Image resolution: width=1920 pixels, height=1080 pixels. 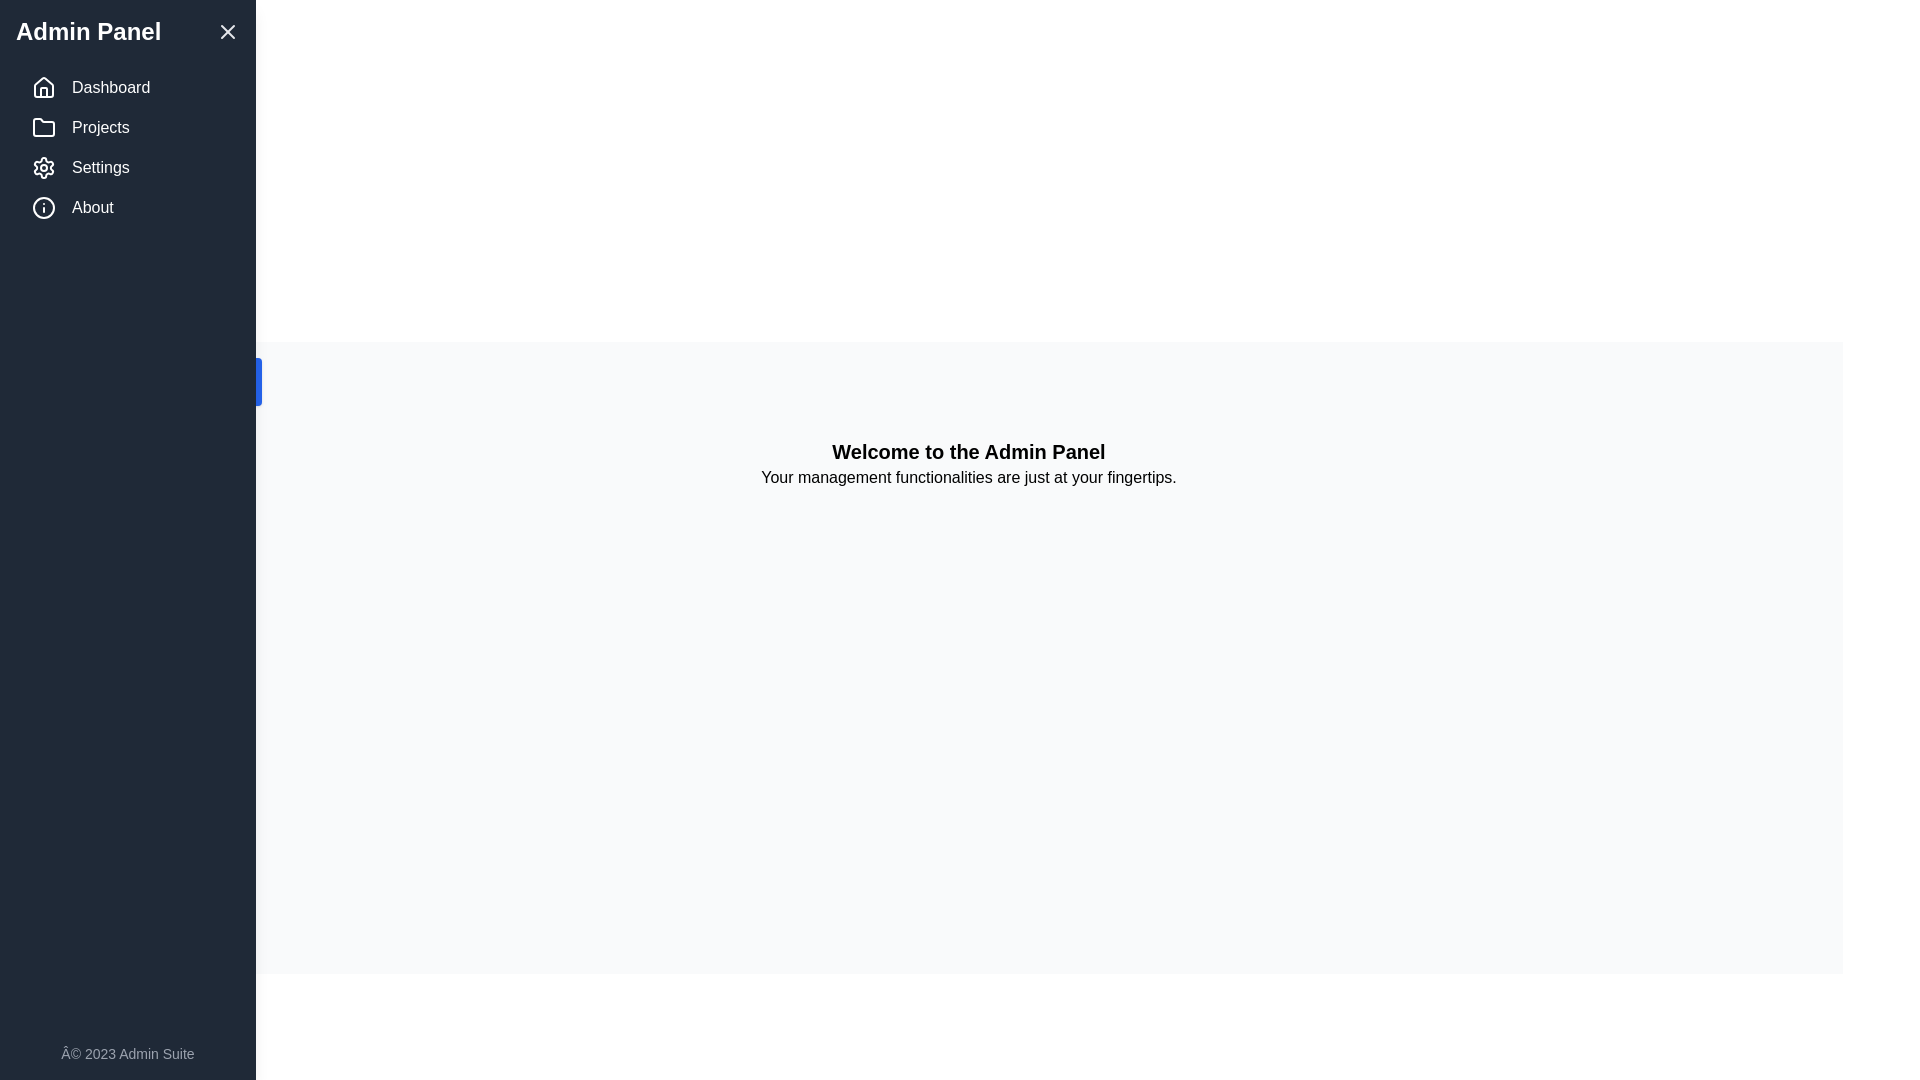 What do you see at coordinates (99, 127) in the screenshot?
I see `label text for the 'Projects' menu item located in the navigation panel, which is the second item from the top` at bounding box center [99, 127].